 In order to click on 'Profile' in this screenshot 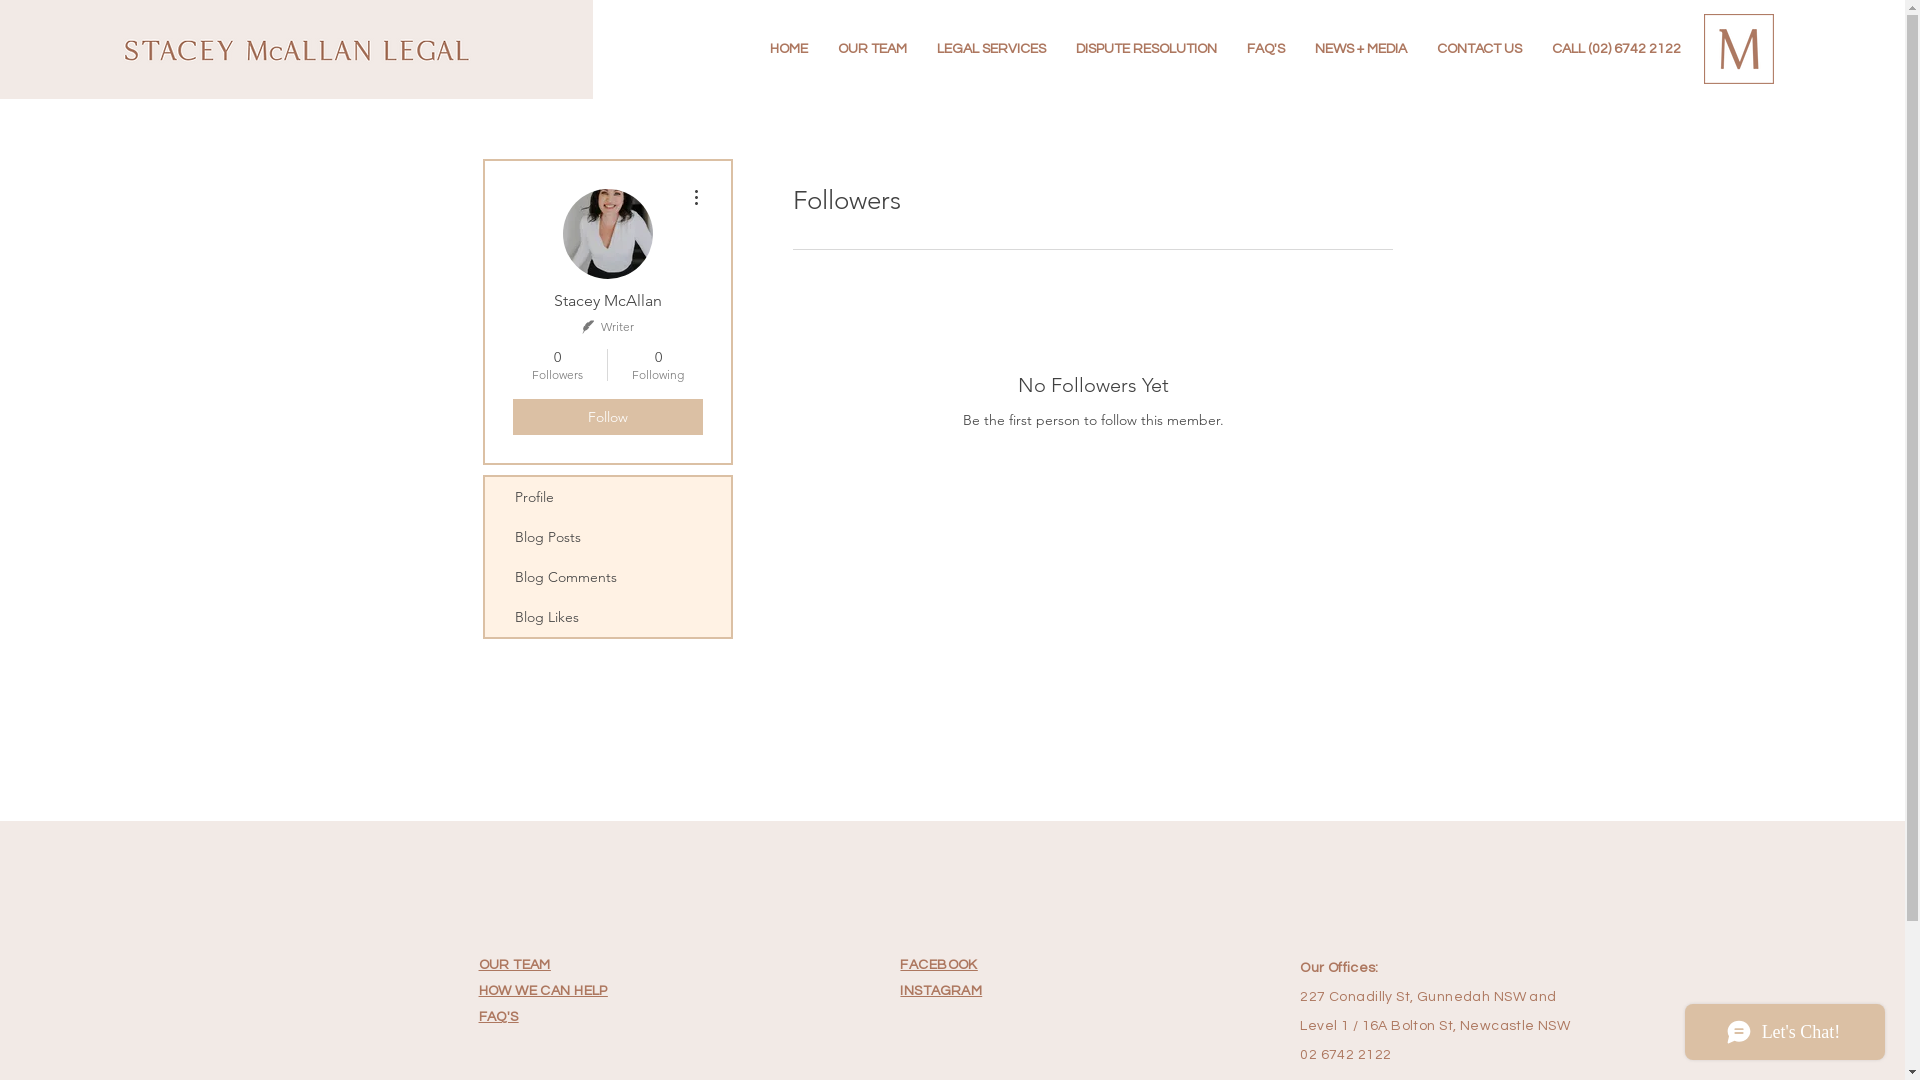, I will do `click(605, 496)`.